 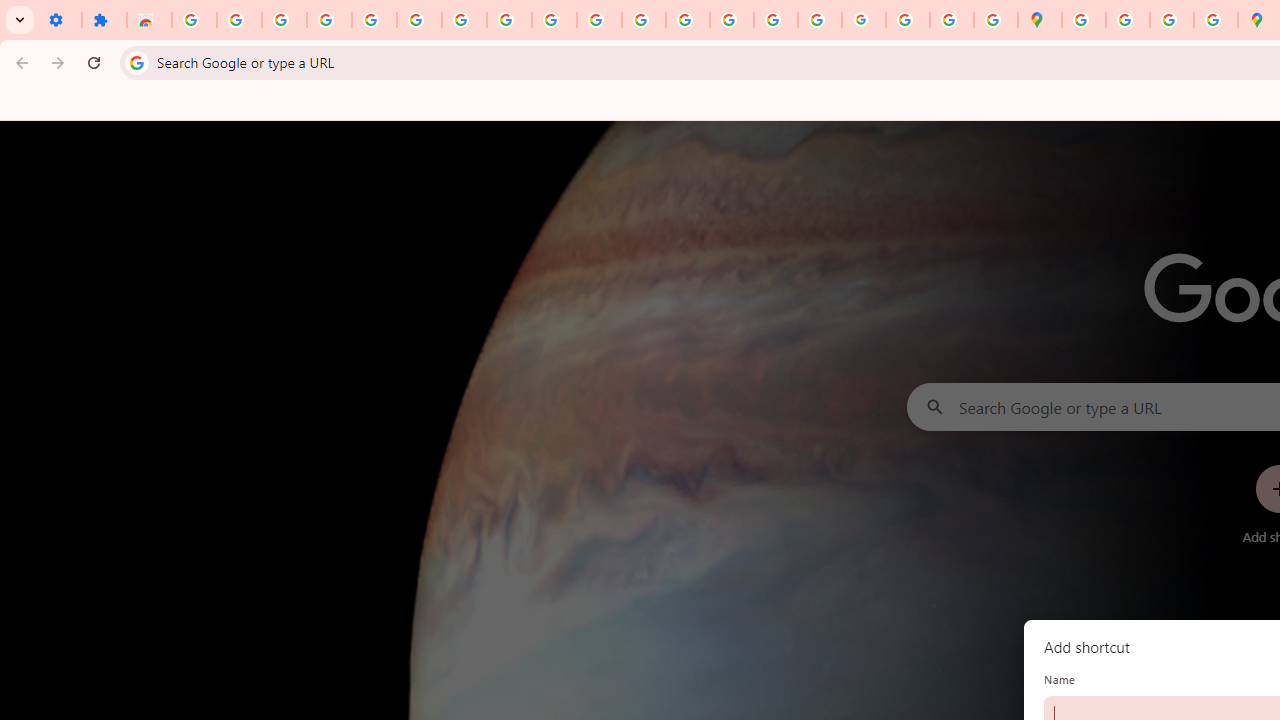 I want to click on 'Reviews: Helix Fruit Jump Arcade Game', so click(x=148, y=20).